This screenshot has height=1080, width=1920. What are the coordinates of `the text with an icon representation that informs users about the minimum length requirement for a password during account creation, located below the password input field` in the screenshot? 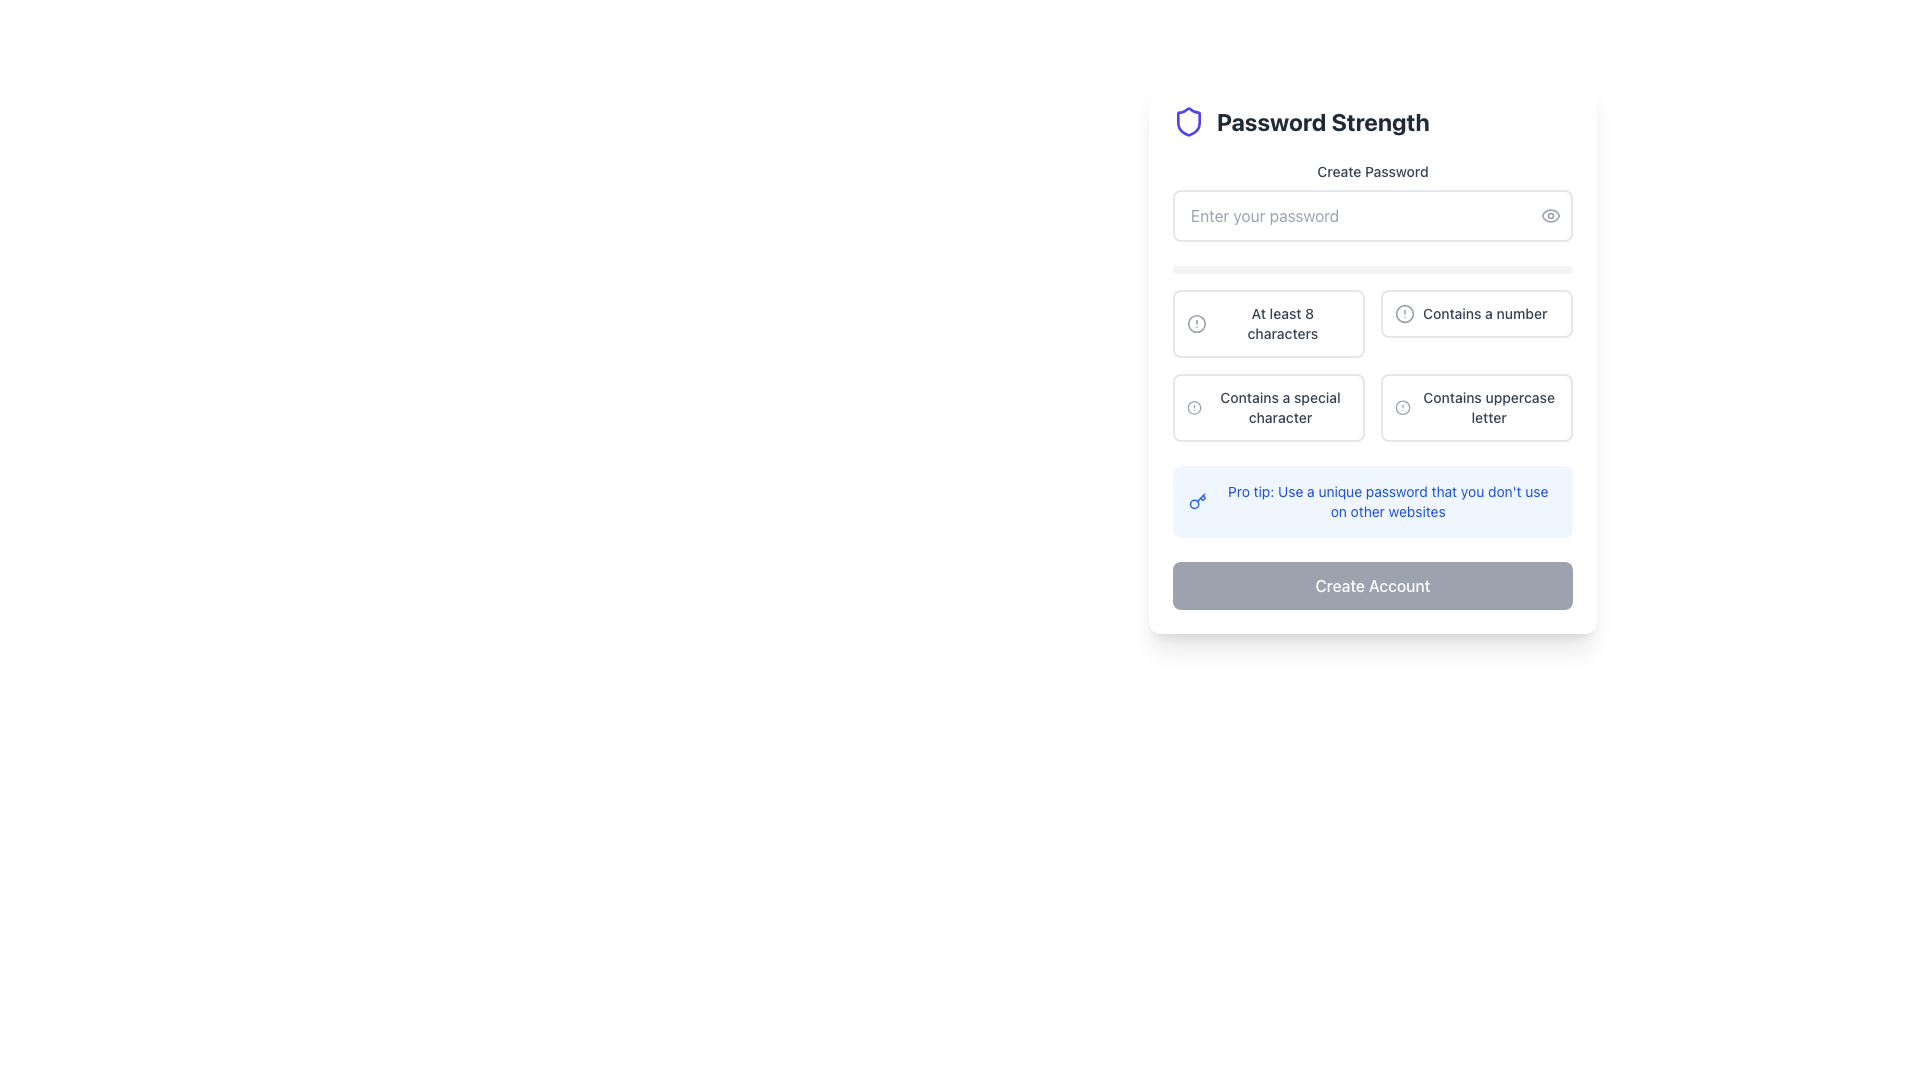 It's located at (1267, 323).